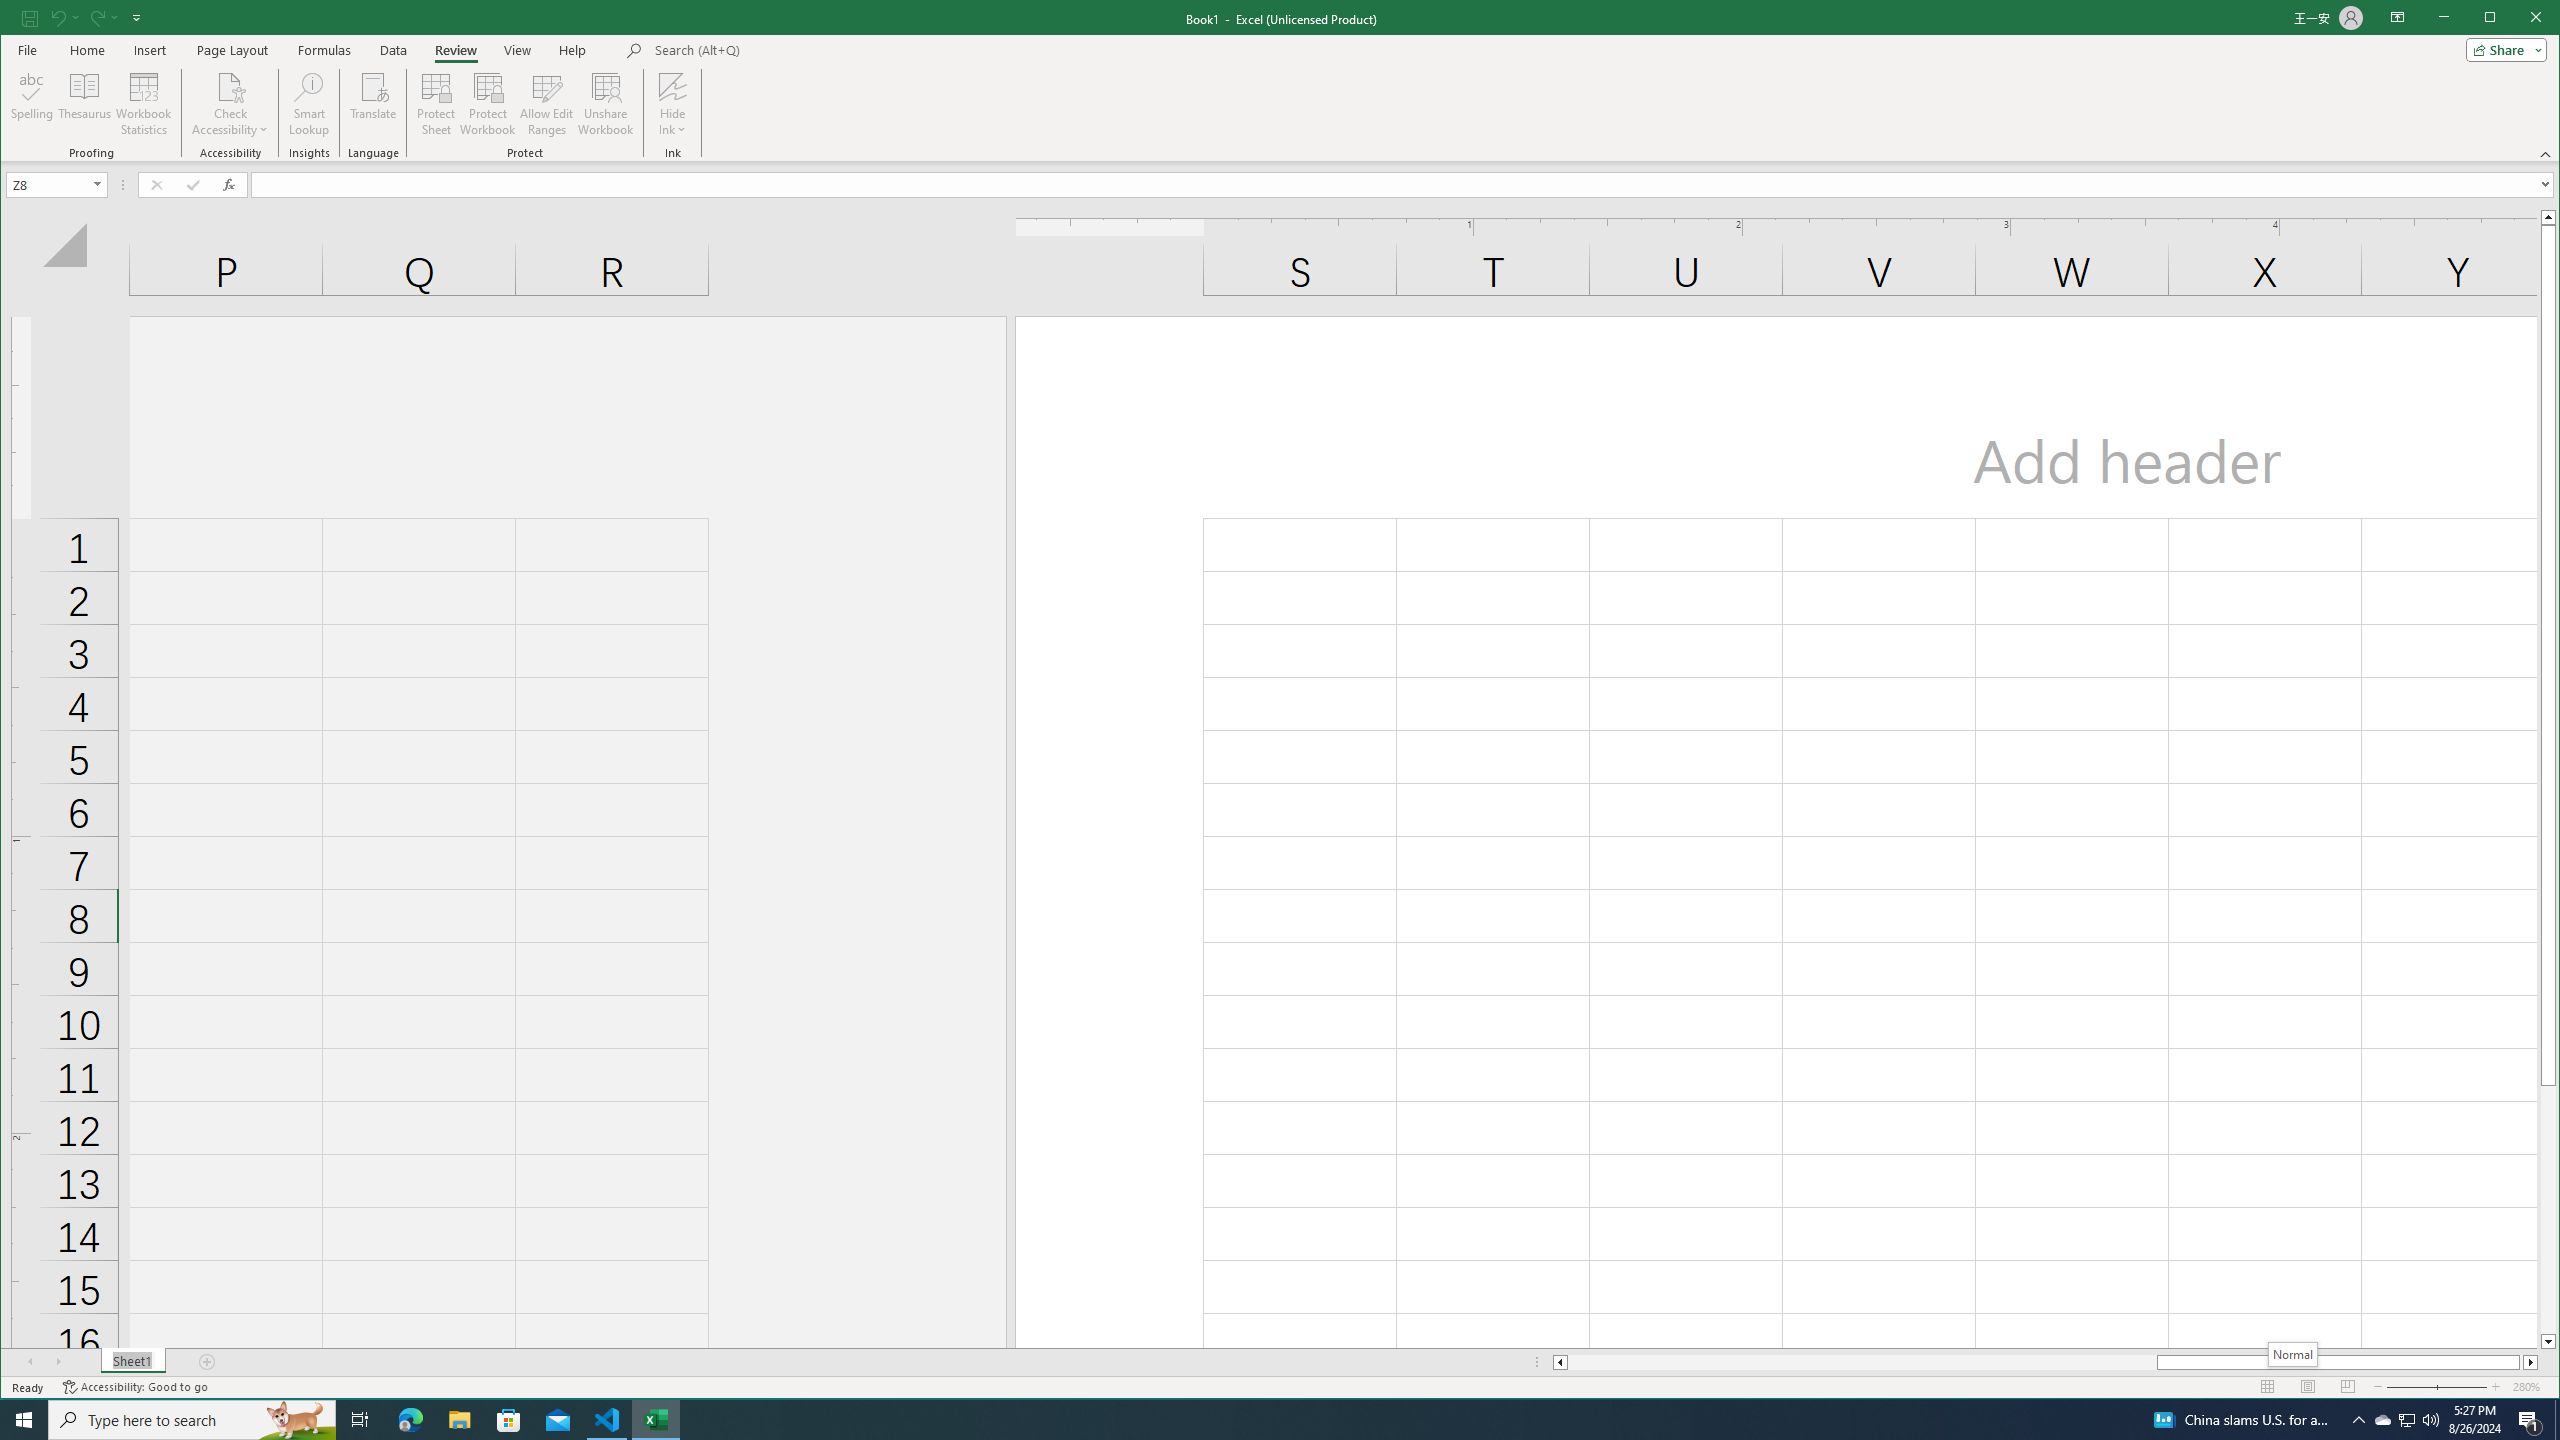  What do you see at coordinates (604, 103) in the screenshot?
I see `'Unshare Workbook'` at bounding box center [604, 103].